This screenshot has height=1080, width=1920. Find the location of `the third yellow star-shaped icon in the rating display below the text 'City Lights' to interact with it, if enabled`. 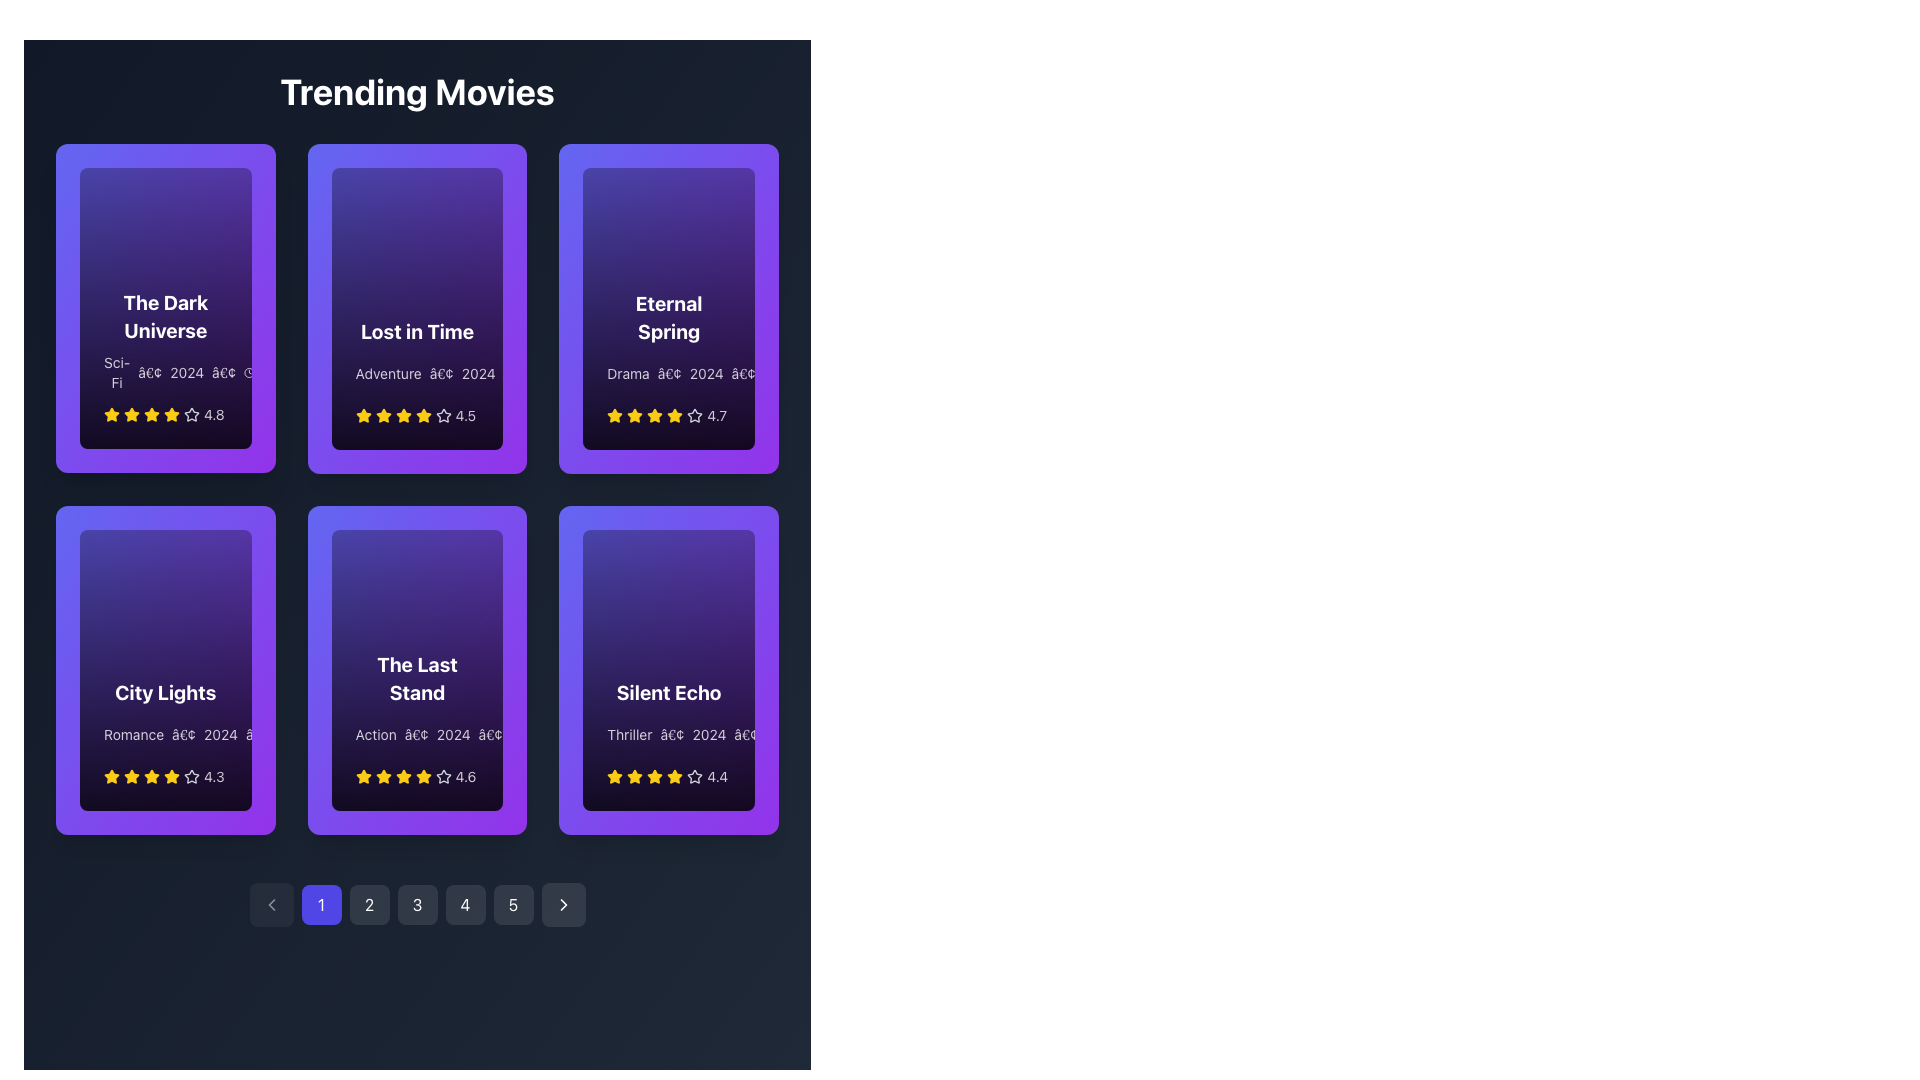

the third yellow star-shaped icon in the rating display below the text 'City Lights' to interact with it, if enabled is located at coordinates (131, 774).